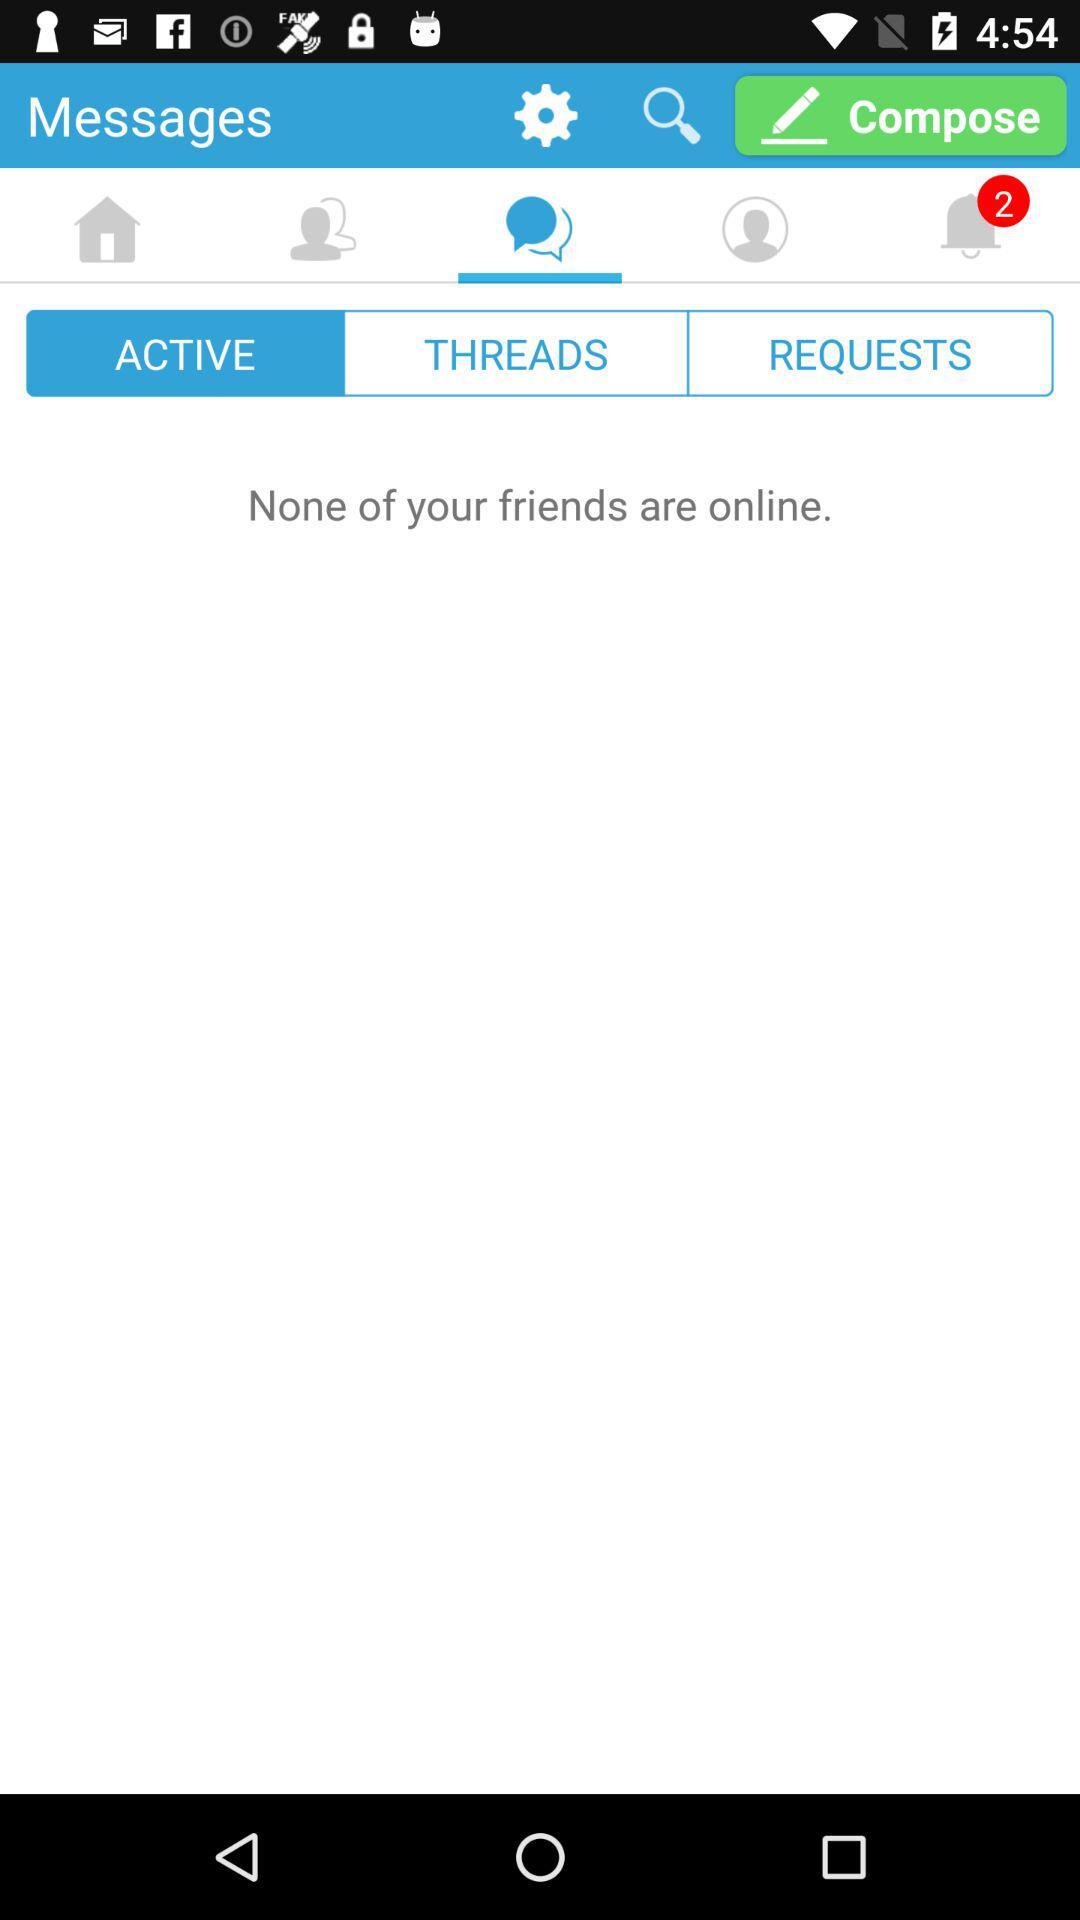 The image size is (1080, 1920). What do you see at coordinates (869, 353) in the screenshot?
I see `the item to the right of the threads icon` at bounding box center [869, 353].